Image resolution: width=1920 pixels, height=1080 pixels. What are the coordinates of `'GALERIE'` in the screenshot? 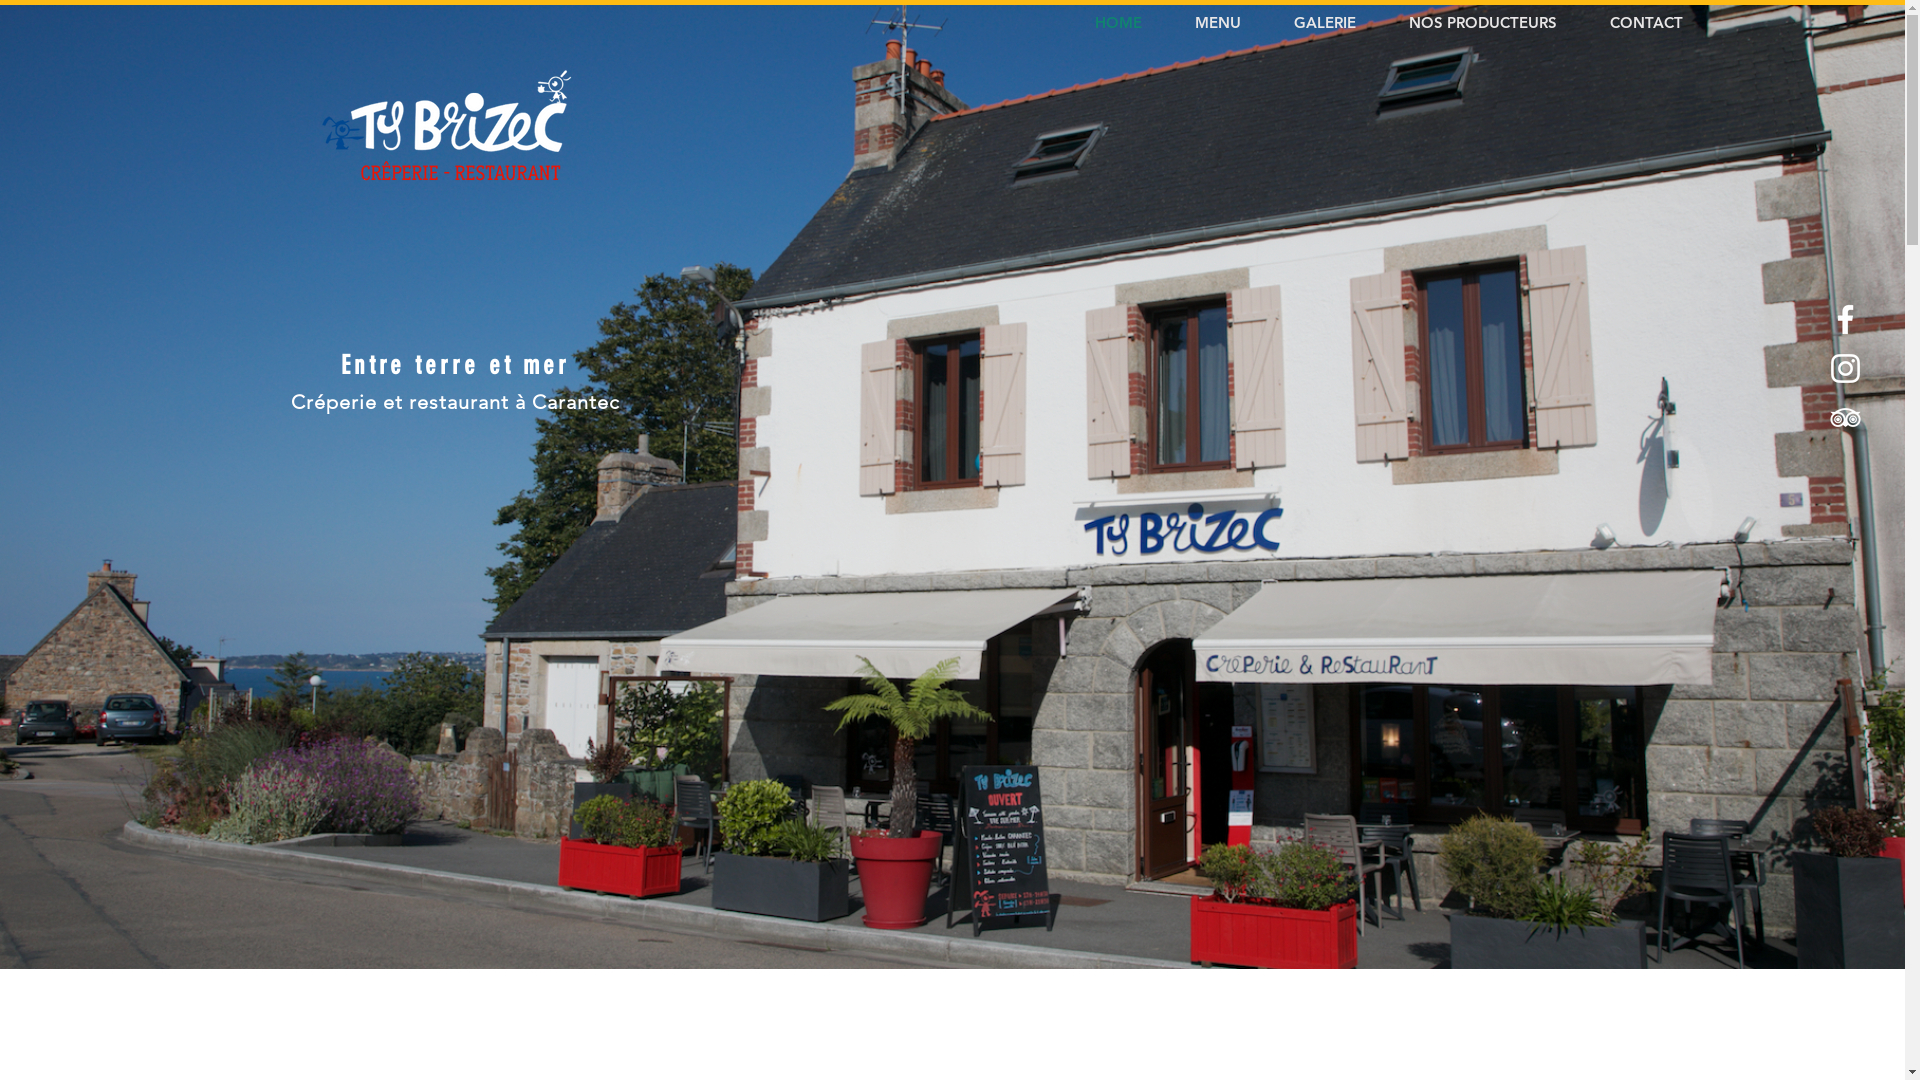 It's located at (1336, 22).